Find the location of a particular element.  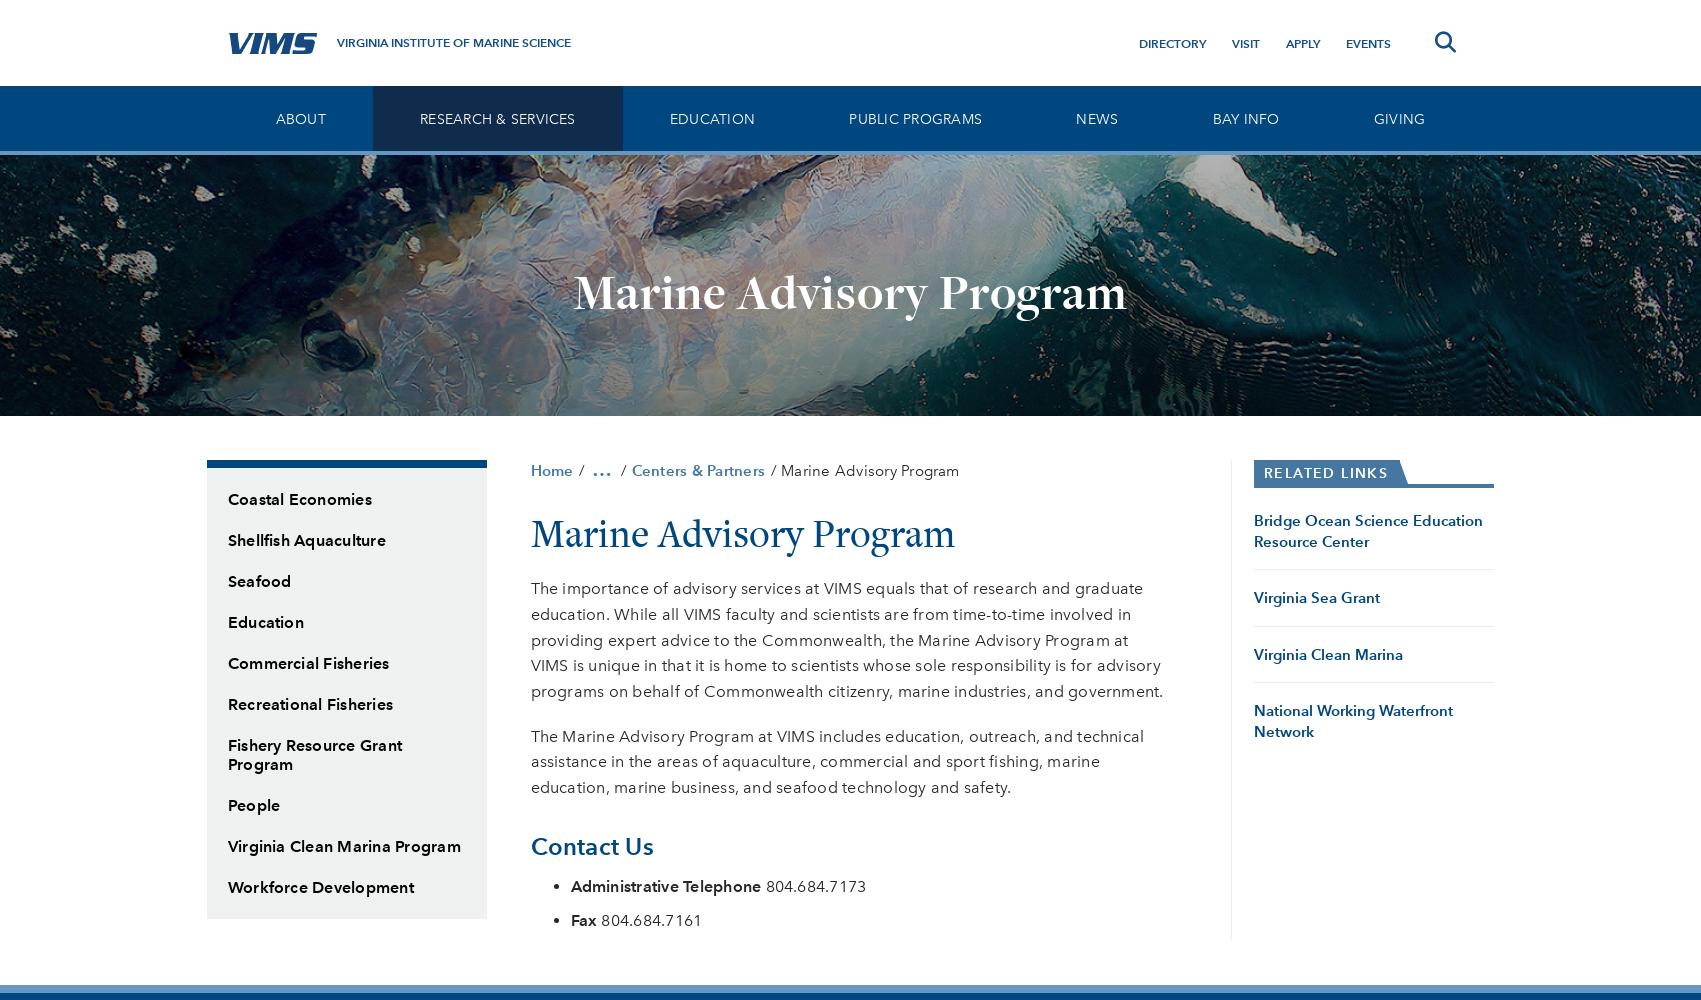

'The importance of advisory services at VIMS equals that of research and graduate education. While all VIMS faculty and scientists are from time-to-time involved in providing expert advice to the Commonwealth, the Marine Advisory Program at VIMS is unique in that it is home to scientists whose sole responsibility is for advisory programs on behalf of Commonwealth citizenry, marine industries, and government.' is located at coordinates (846, 639).